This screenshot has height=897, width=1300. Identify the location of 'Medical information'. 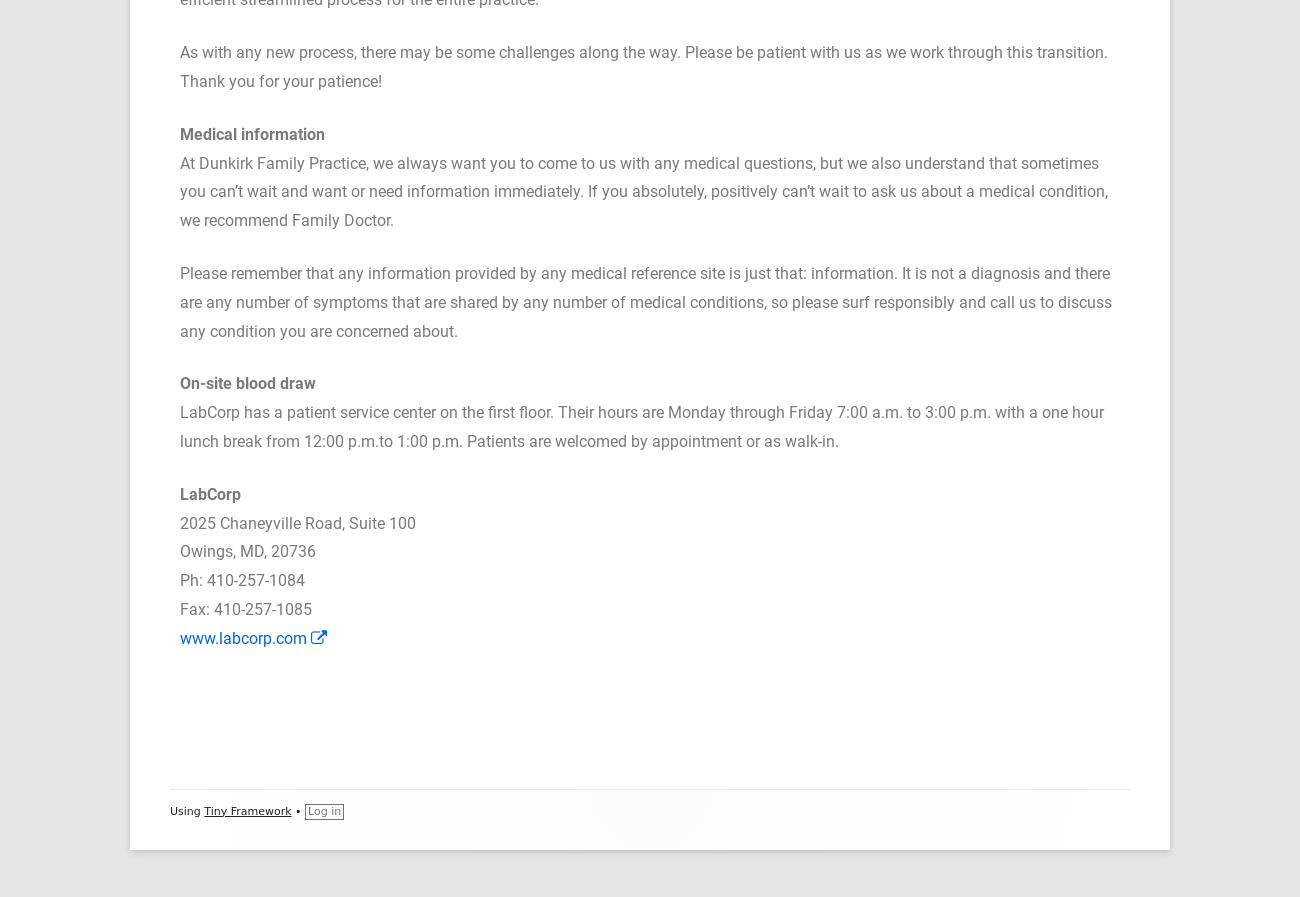
(251, 132).